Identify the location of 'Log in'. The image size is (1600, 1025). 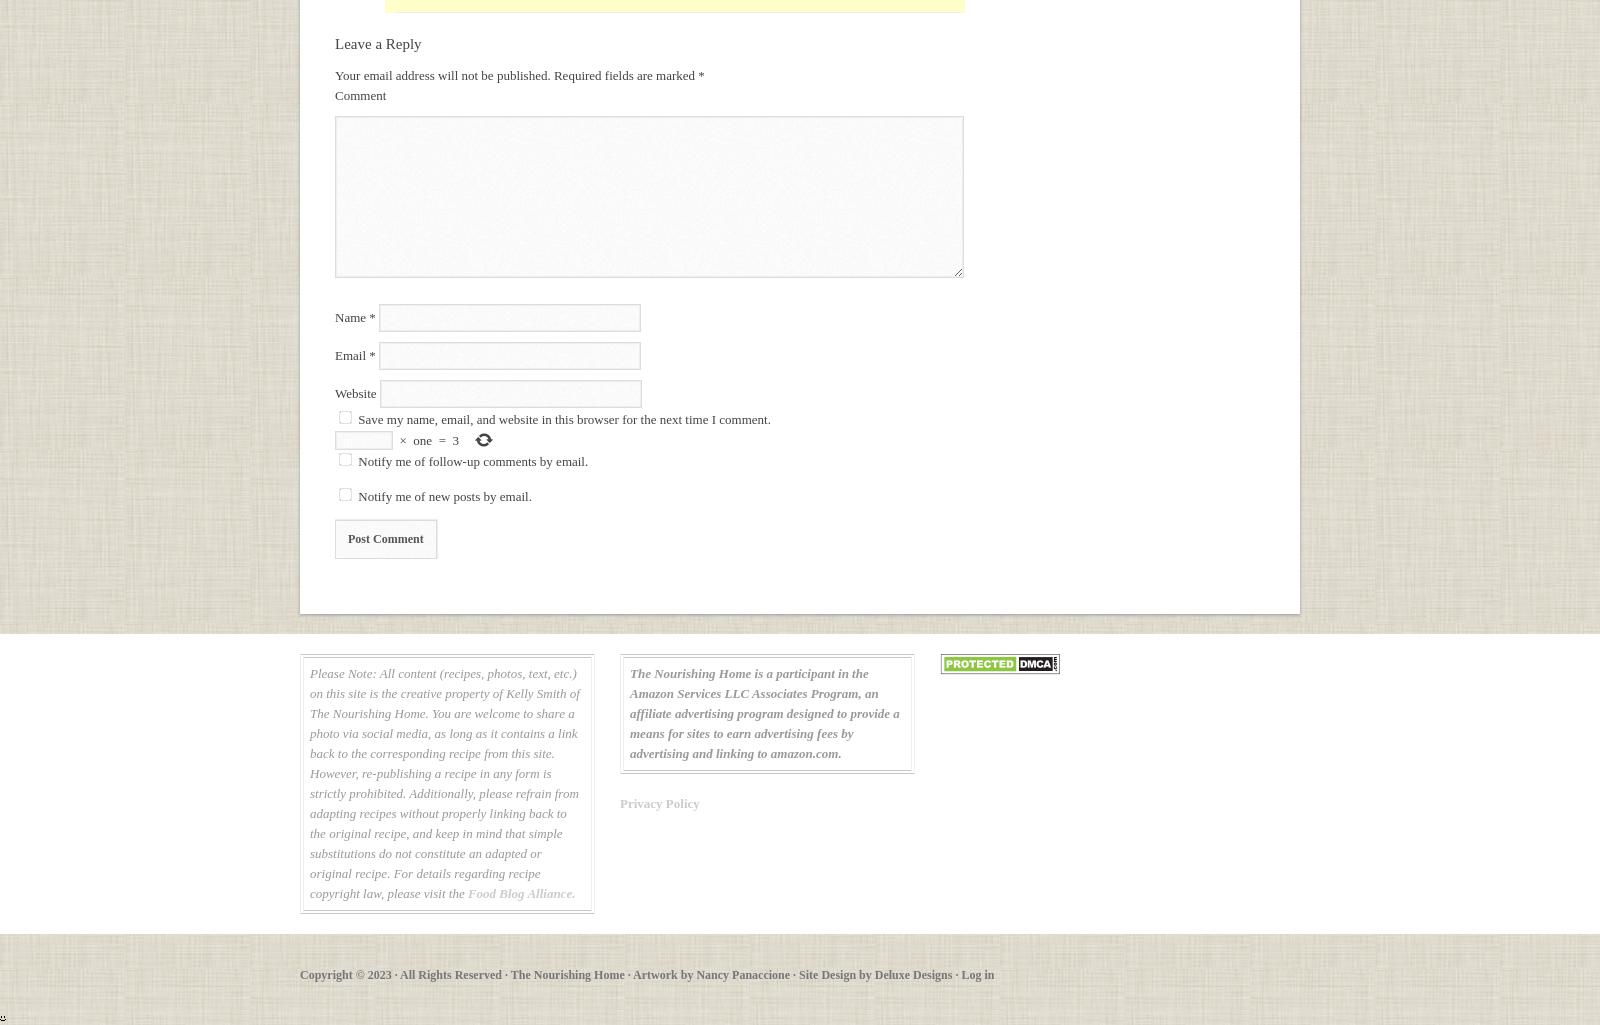
(959, 974).